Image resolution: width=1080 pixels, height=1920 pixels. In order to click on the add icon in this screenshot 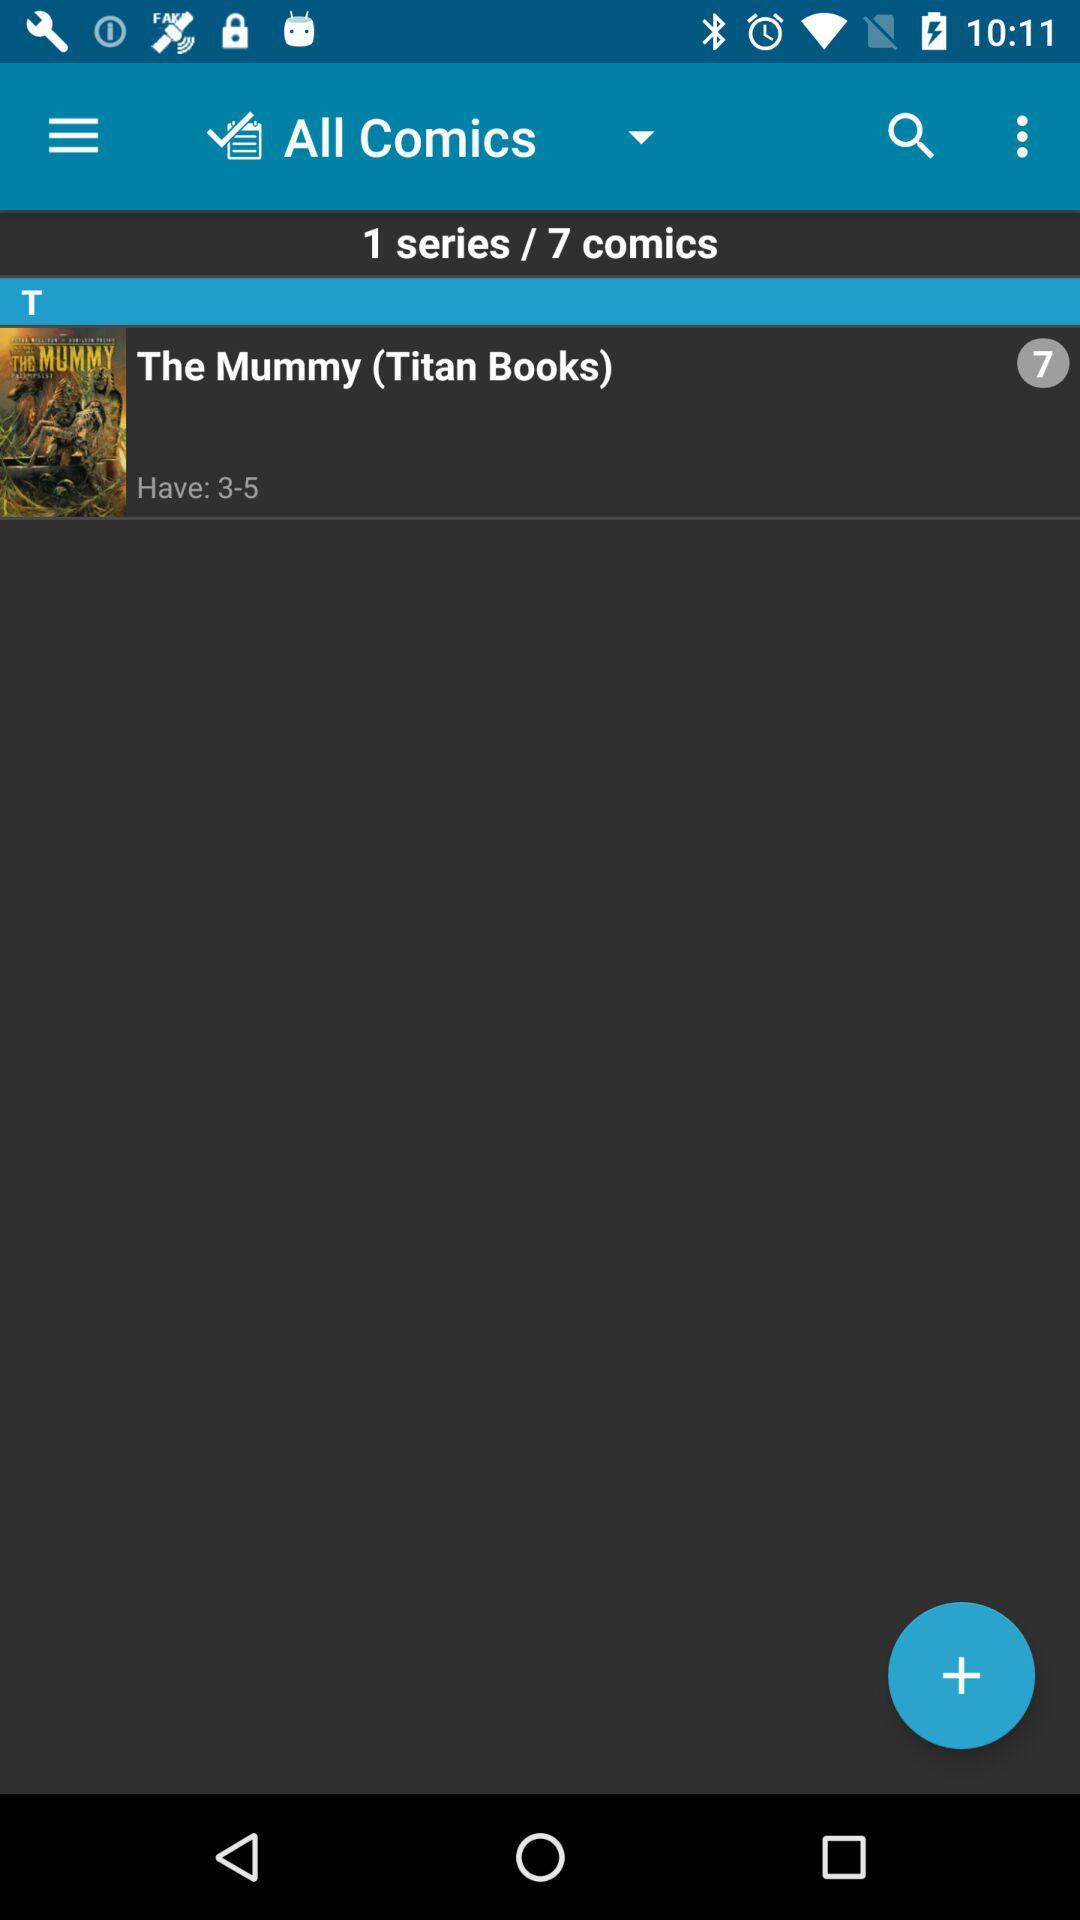, I will do `click(960, 1675)`.